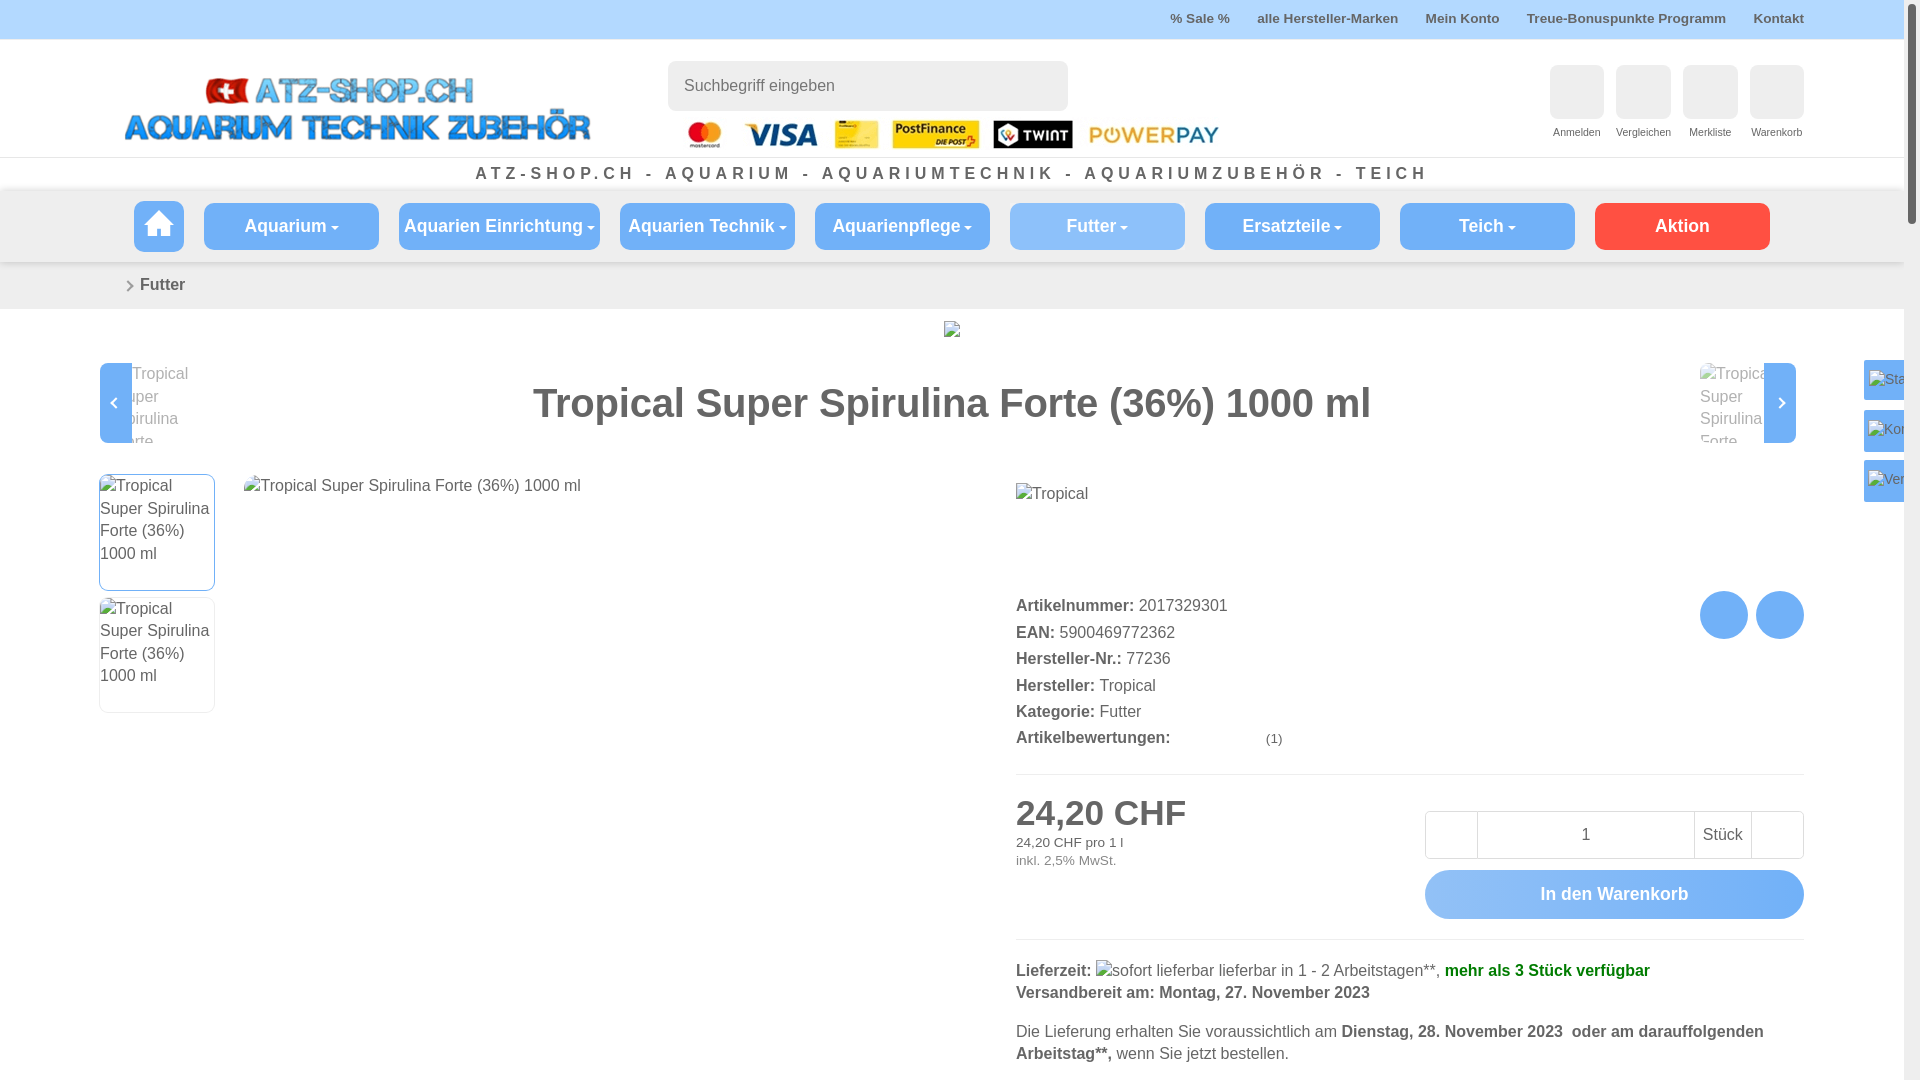 Image resolution: width=1920 pixels, height=1080 pixels. What do you see at coordinates (901, 225) in the screenshot?
I see `'Aquarienpflege'` at bounding box center [901, 225].